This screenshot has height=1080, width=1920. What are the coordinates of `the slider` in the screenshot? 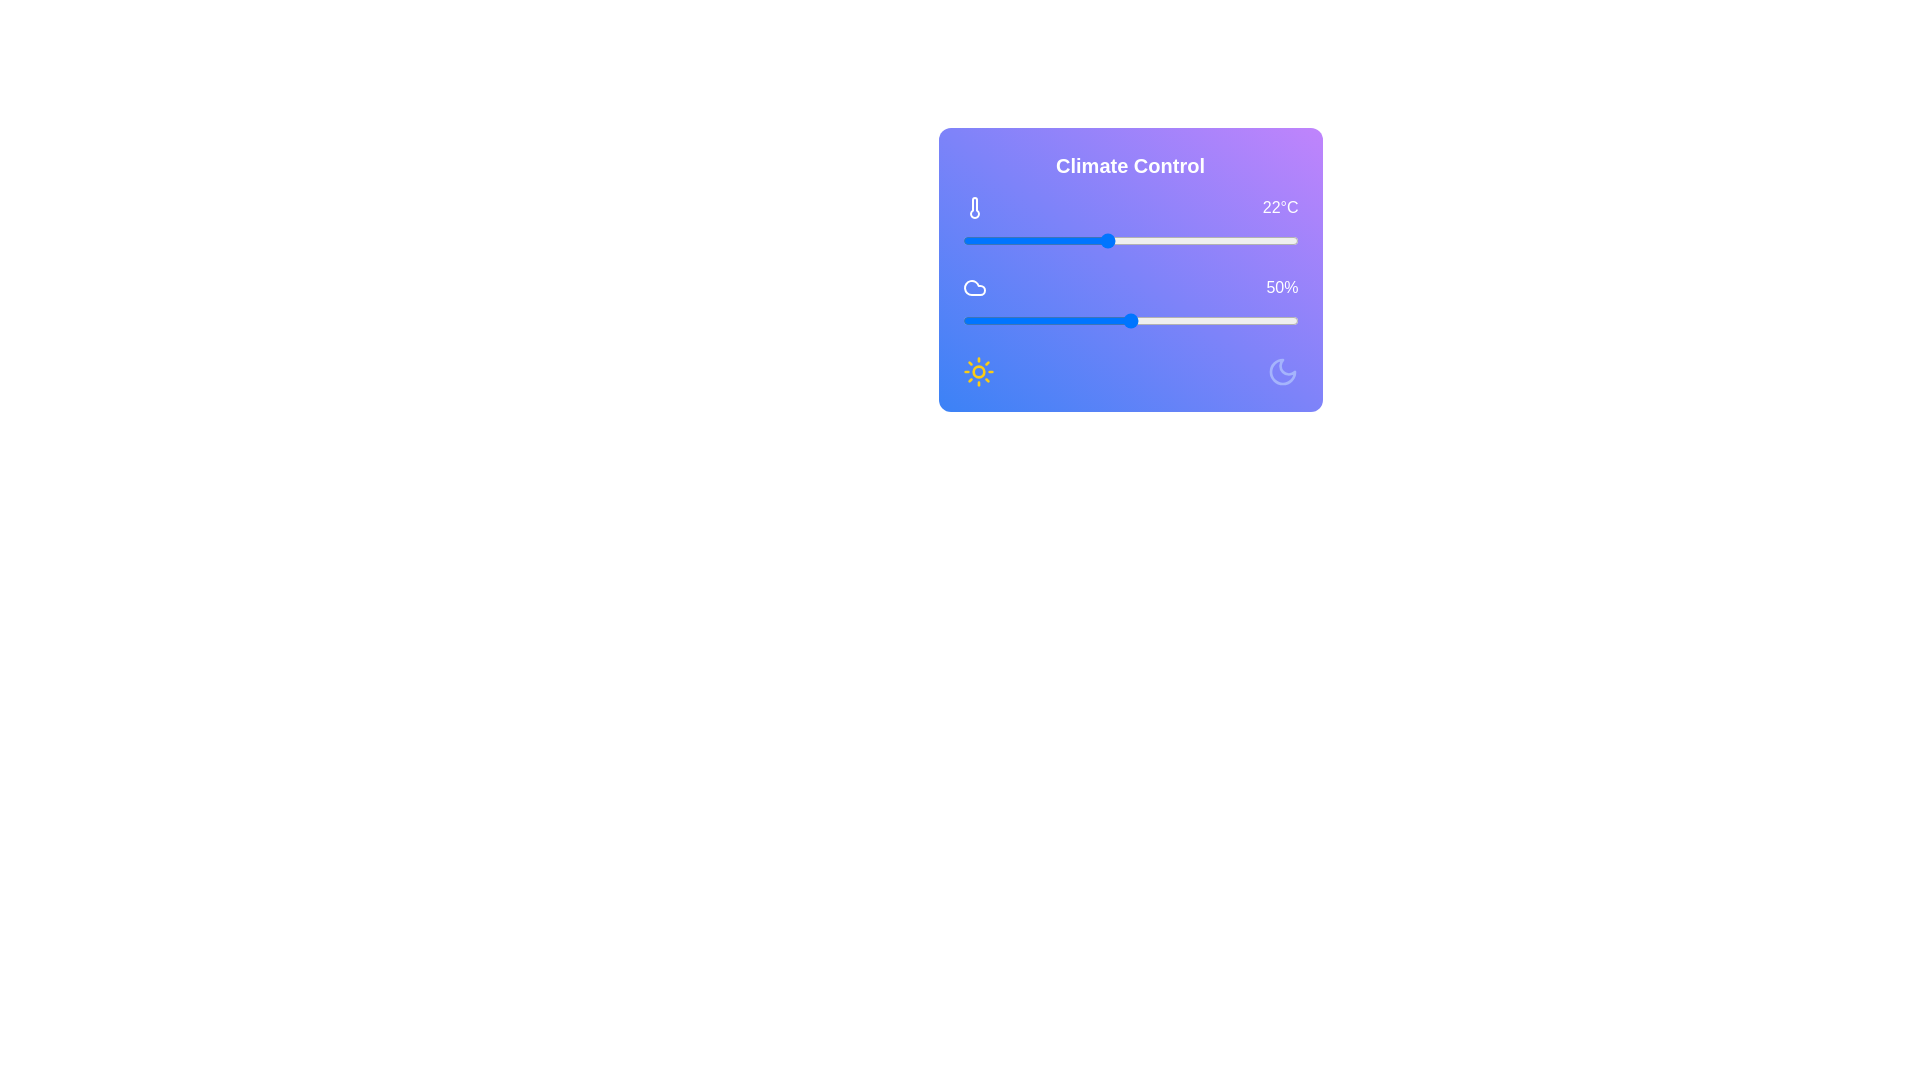 It's located at (1190, 288).